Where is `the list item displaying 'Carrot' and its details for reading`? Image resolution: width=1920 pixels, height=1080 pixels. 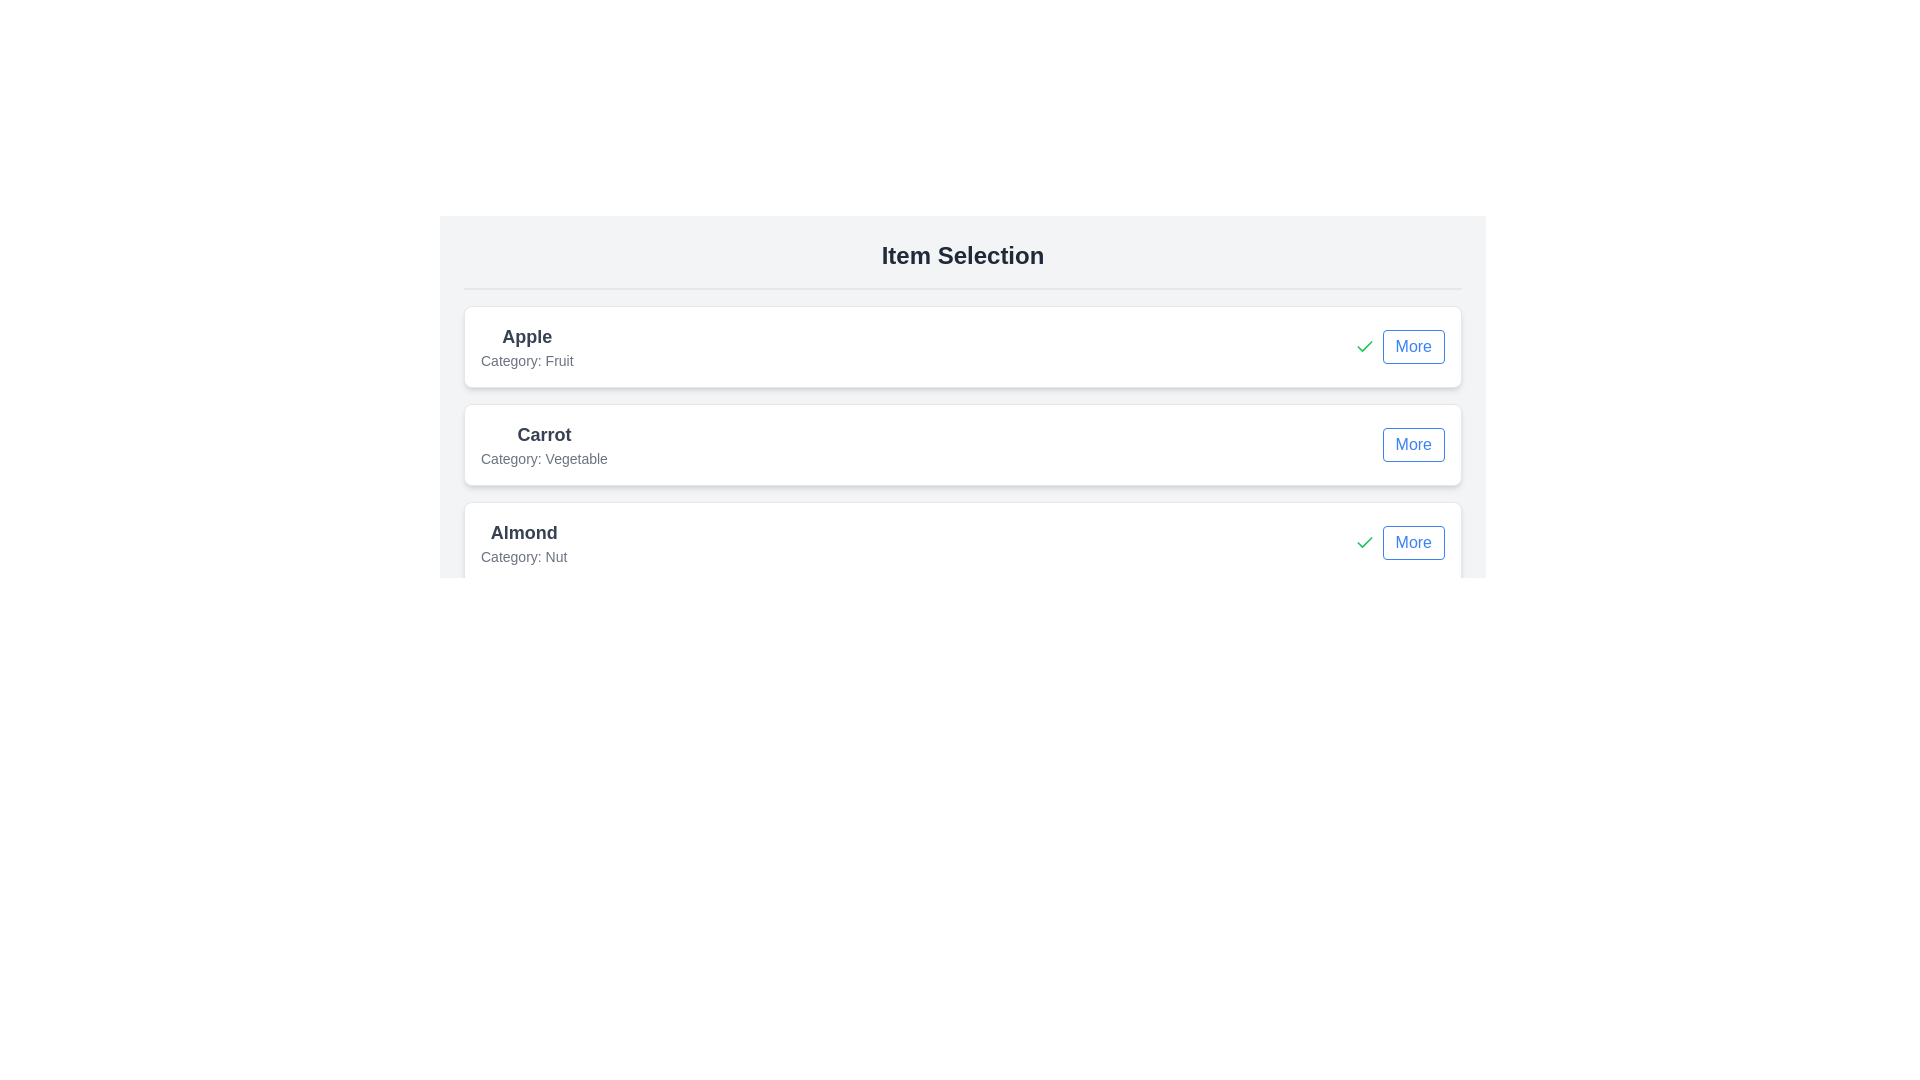
the list item displaying 'Carrot' and its details for reading is located at coordinates (963, 443).